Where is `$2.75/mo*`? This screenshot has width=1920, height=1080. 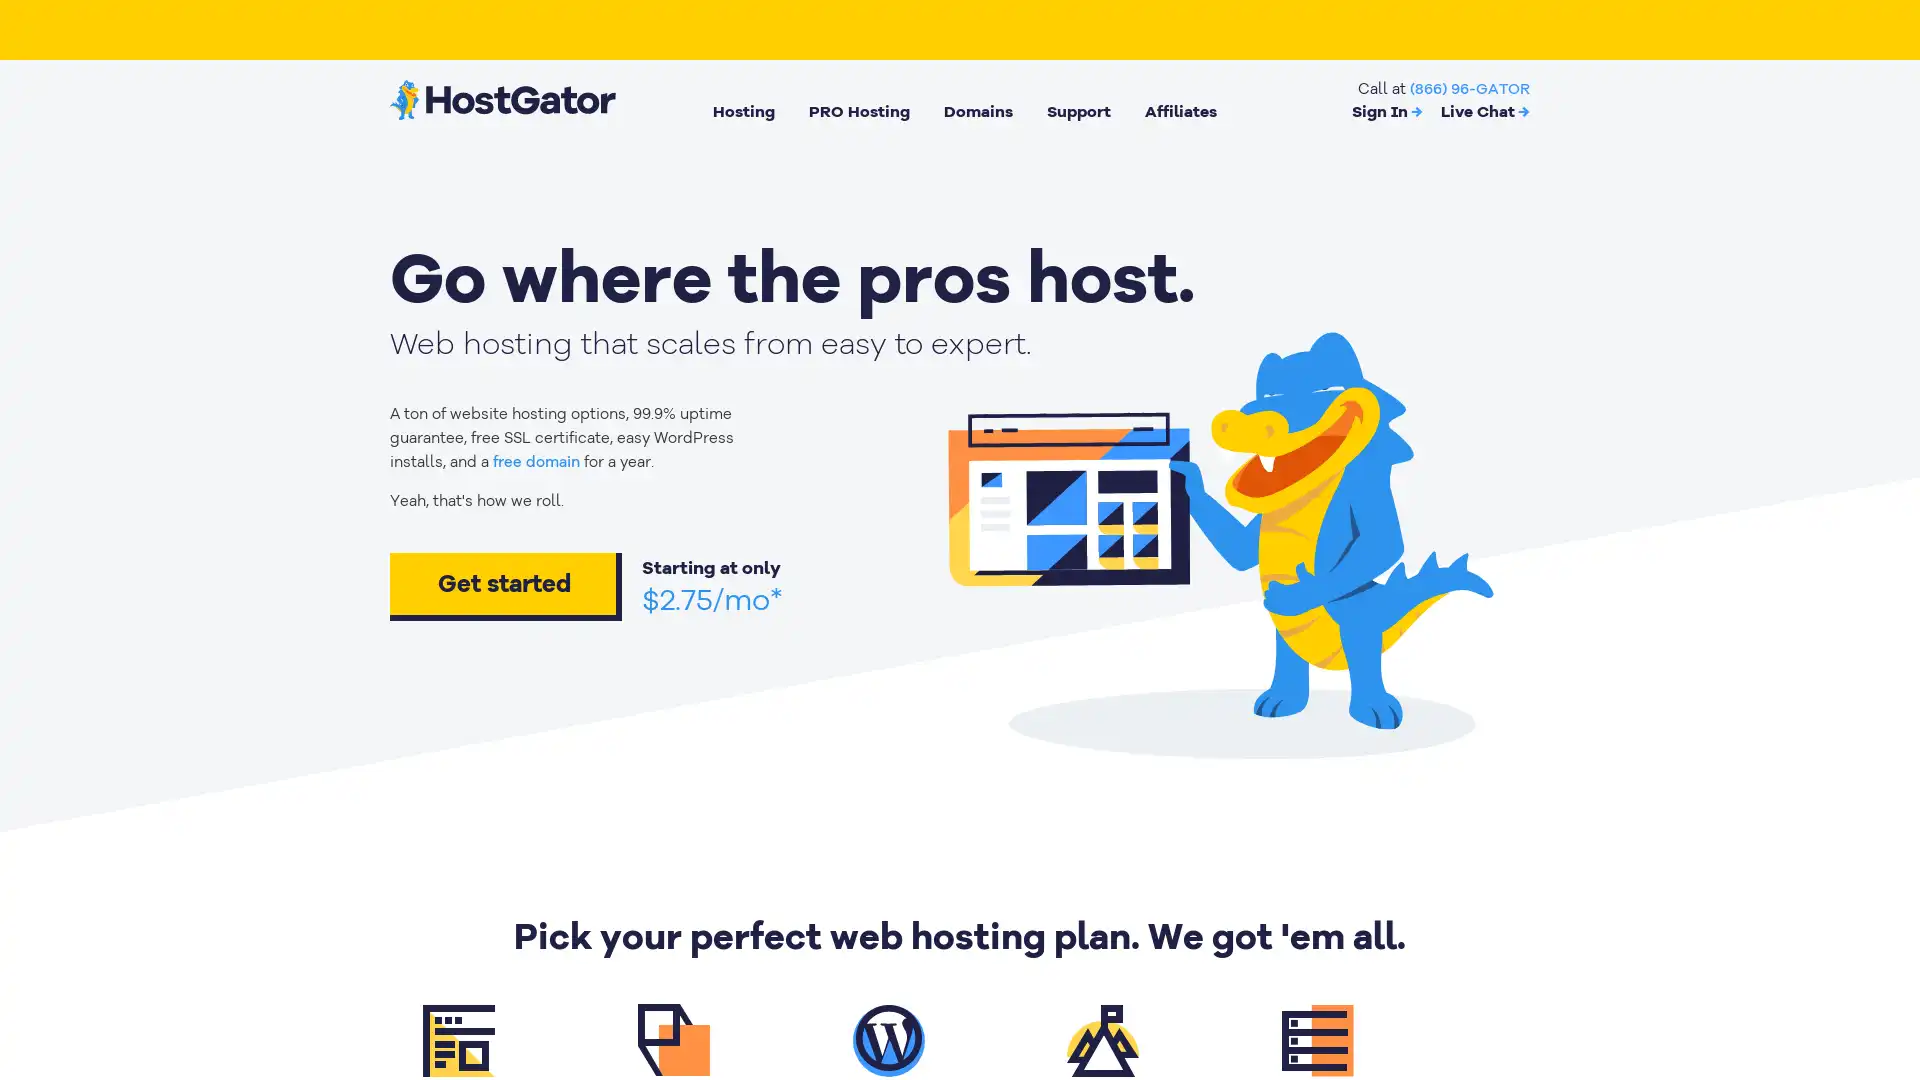 $2.75/mo* is located at coordinates (712, 599).